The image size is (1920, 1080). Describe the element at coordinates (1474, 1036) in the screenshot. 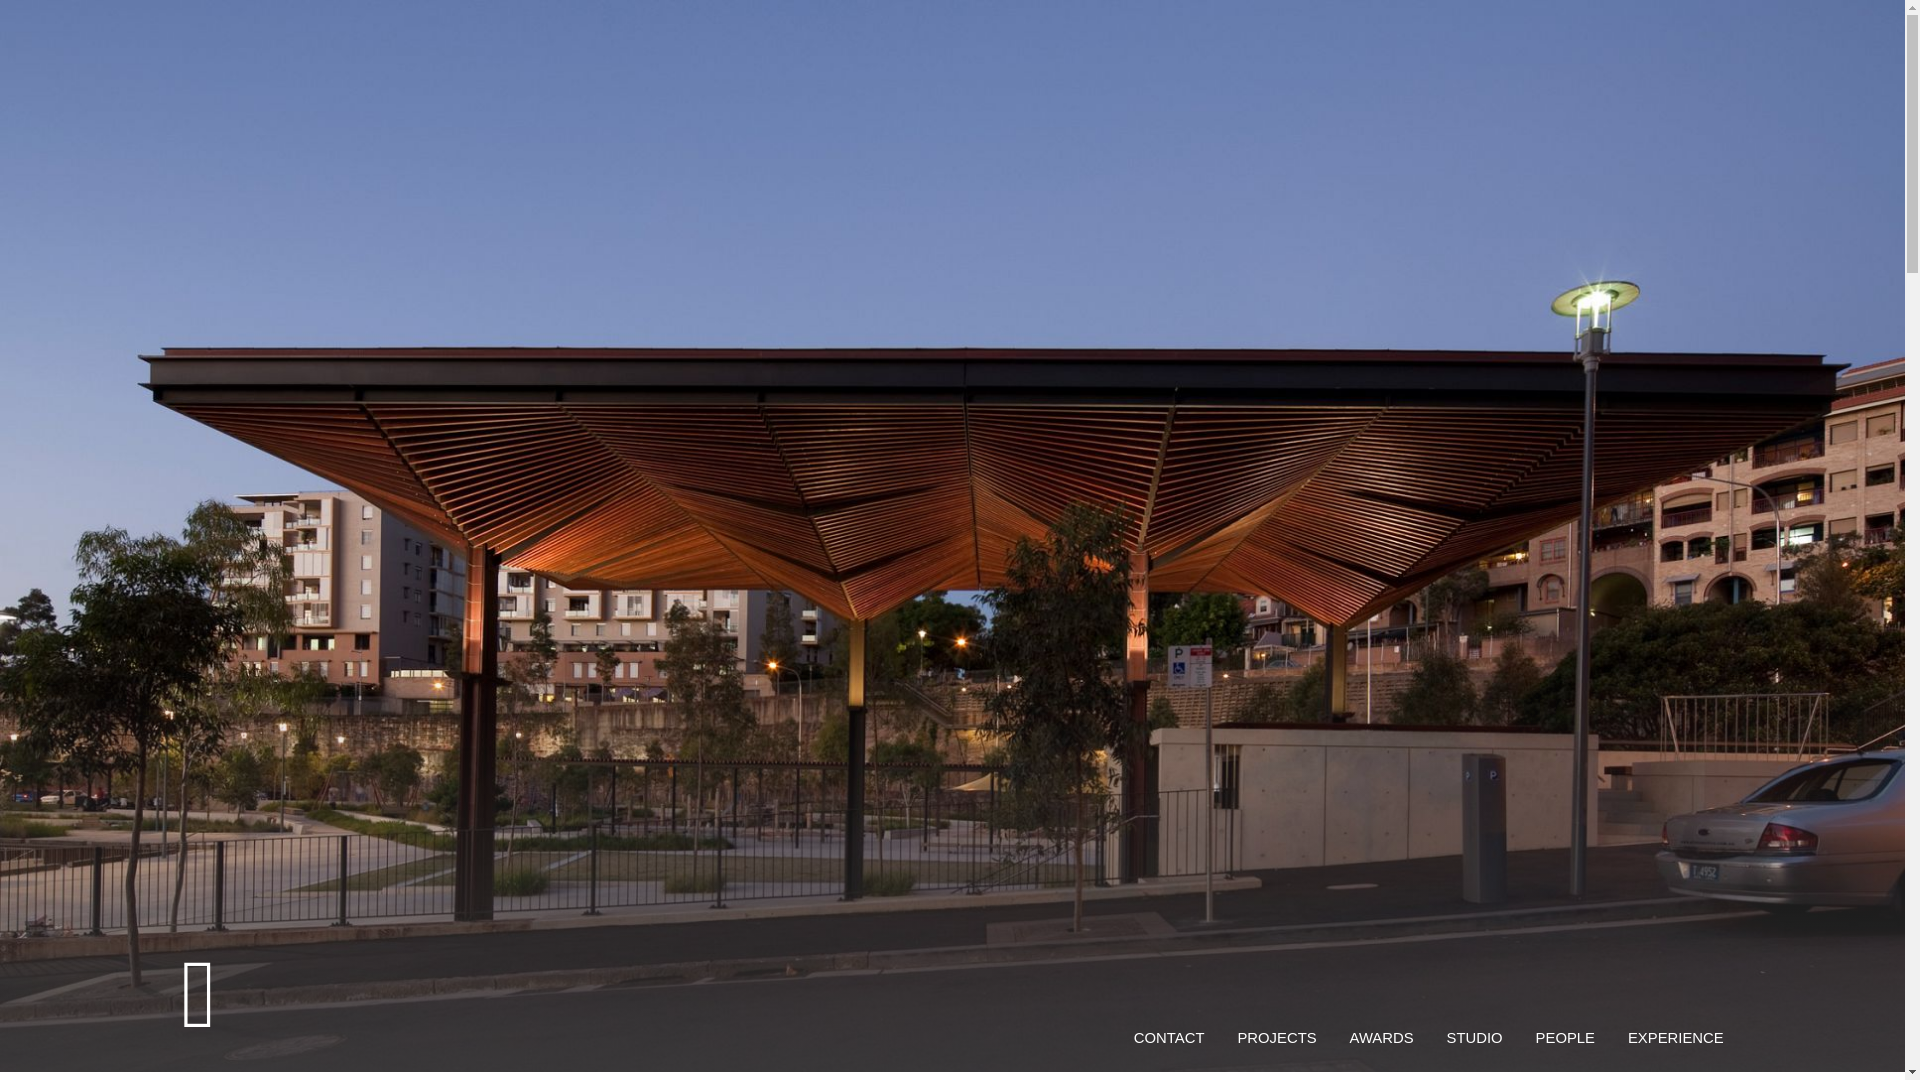

I see `'STUDIO'` at that location.